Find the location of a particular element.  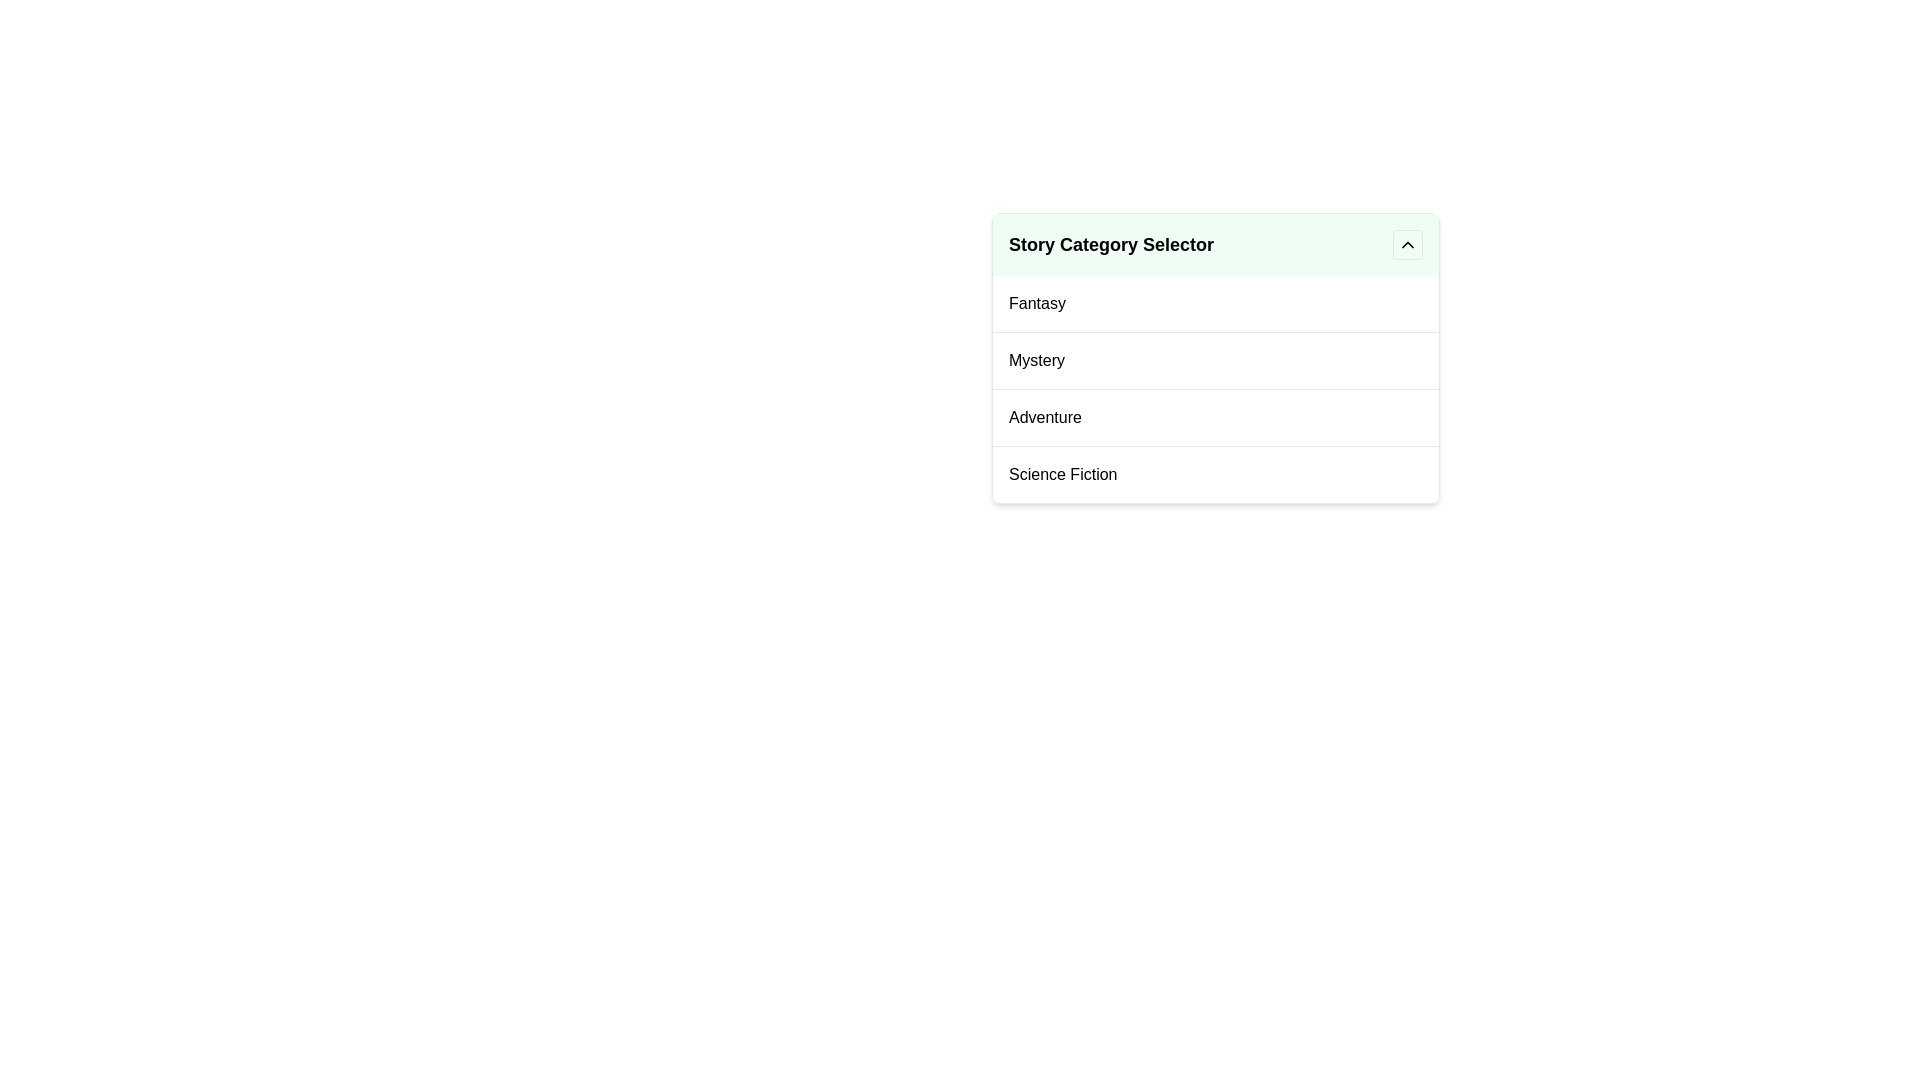

the 'Science Fiction' category option in the 'Story Category Selector' dropdown is located at coordinates (1214, 474).